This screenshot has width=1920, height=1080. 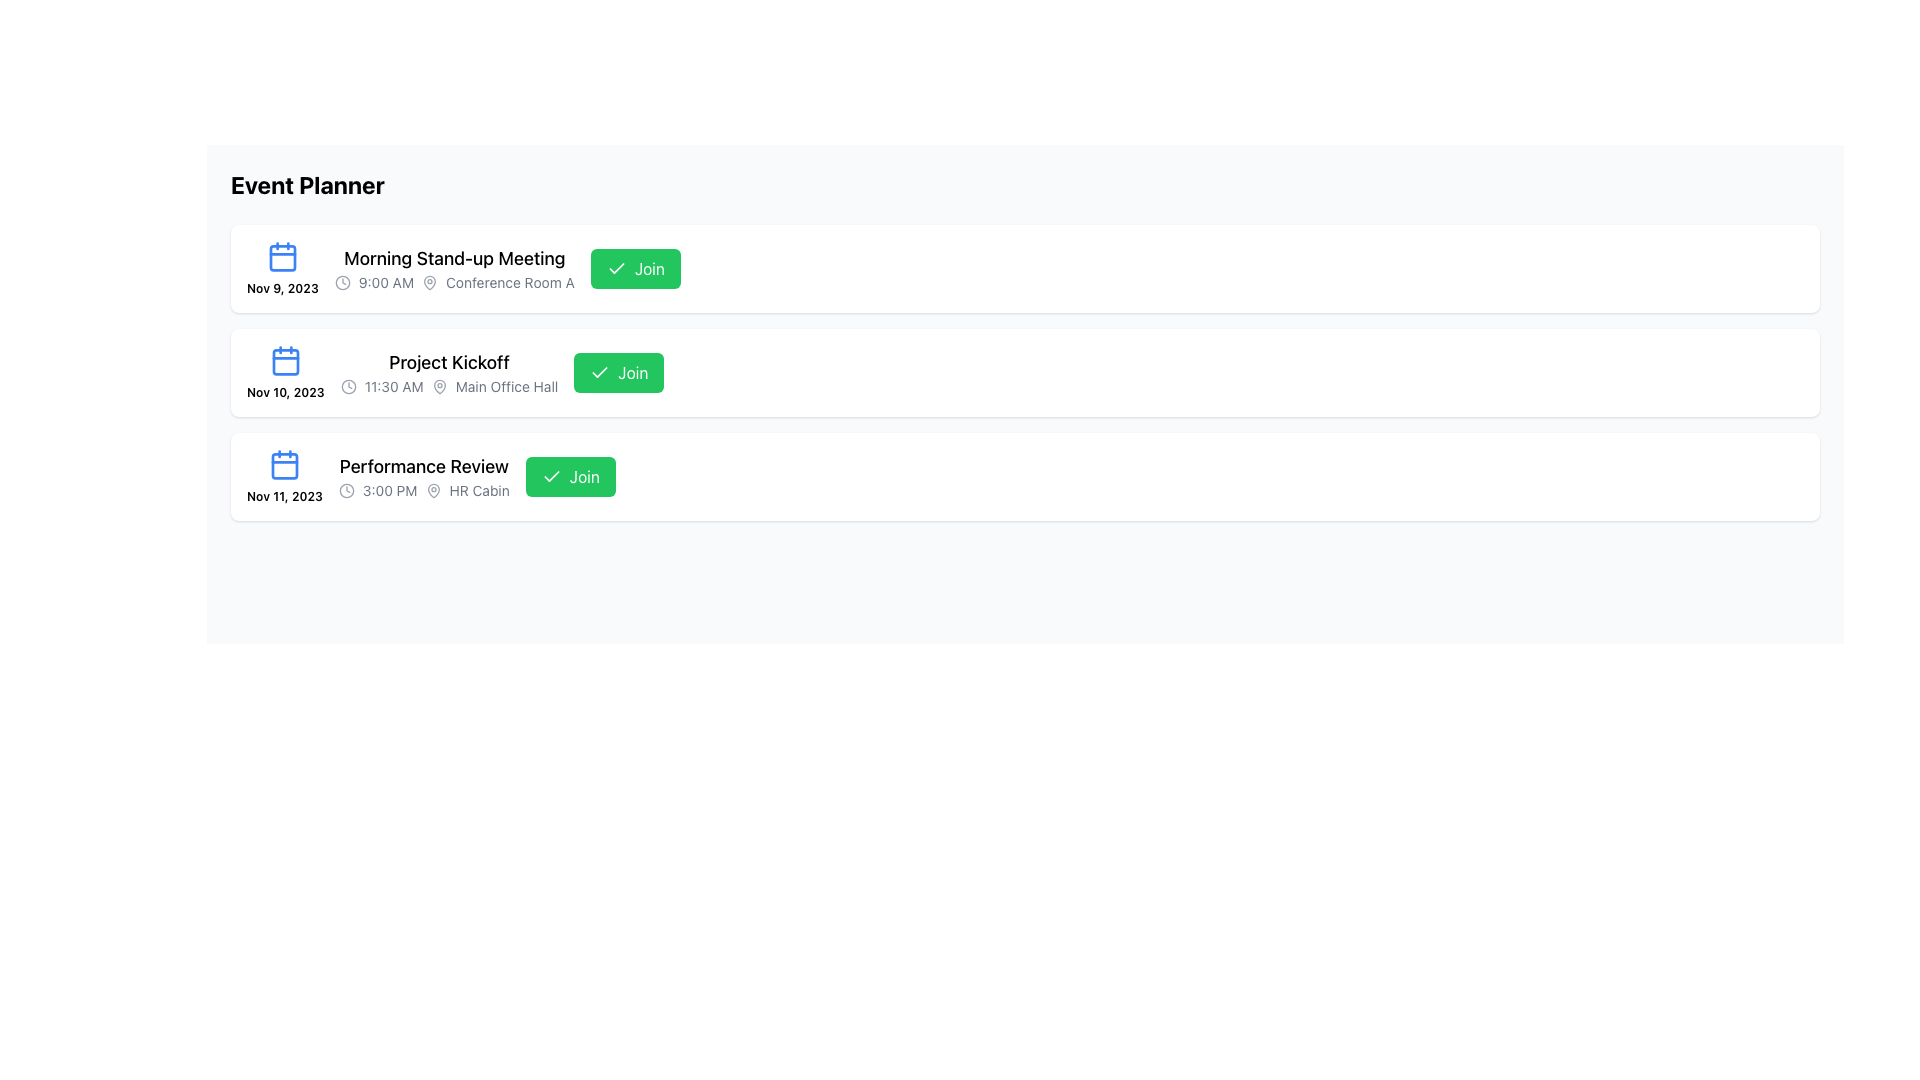 What do you see at coordinates (438, 386) in the screenshot?
I see `the location pin icon` at bounding box center [438, 386].